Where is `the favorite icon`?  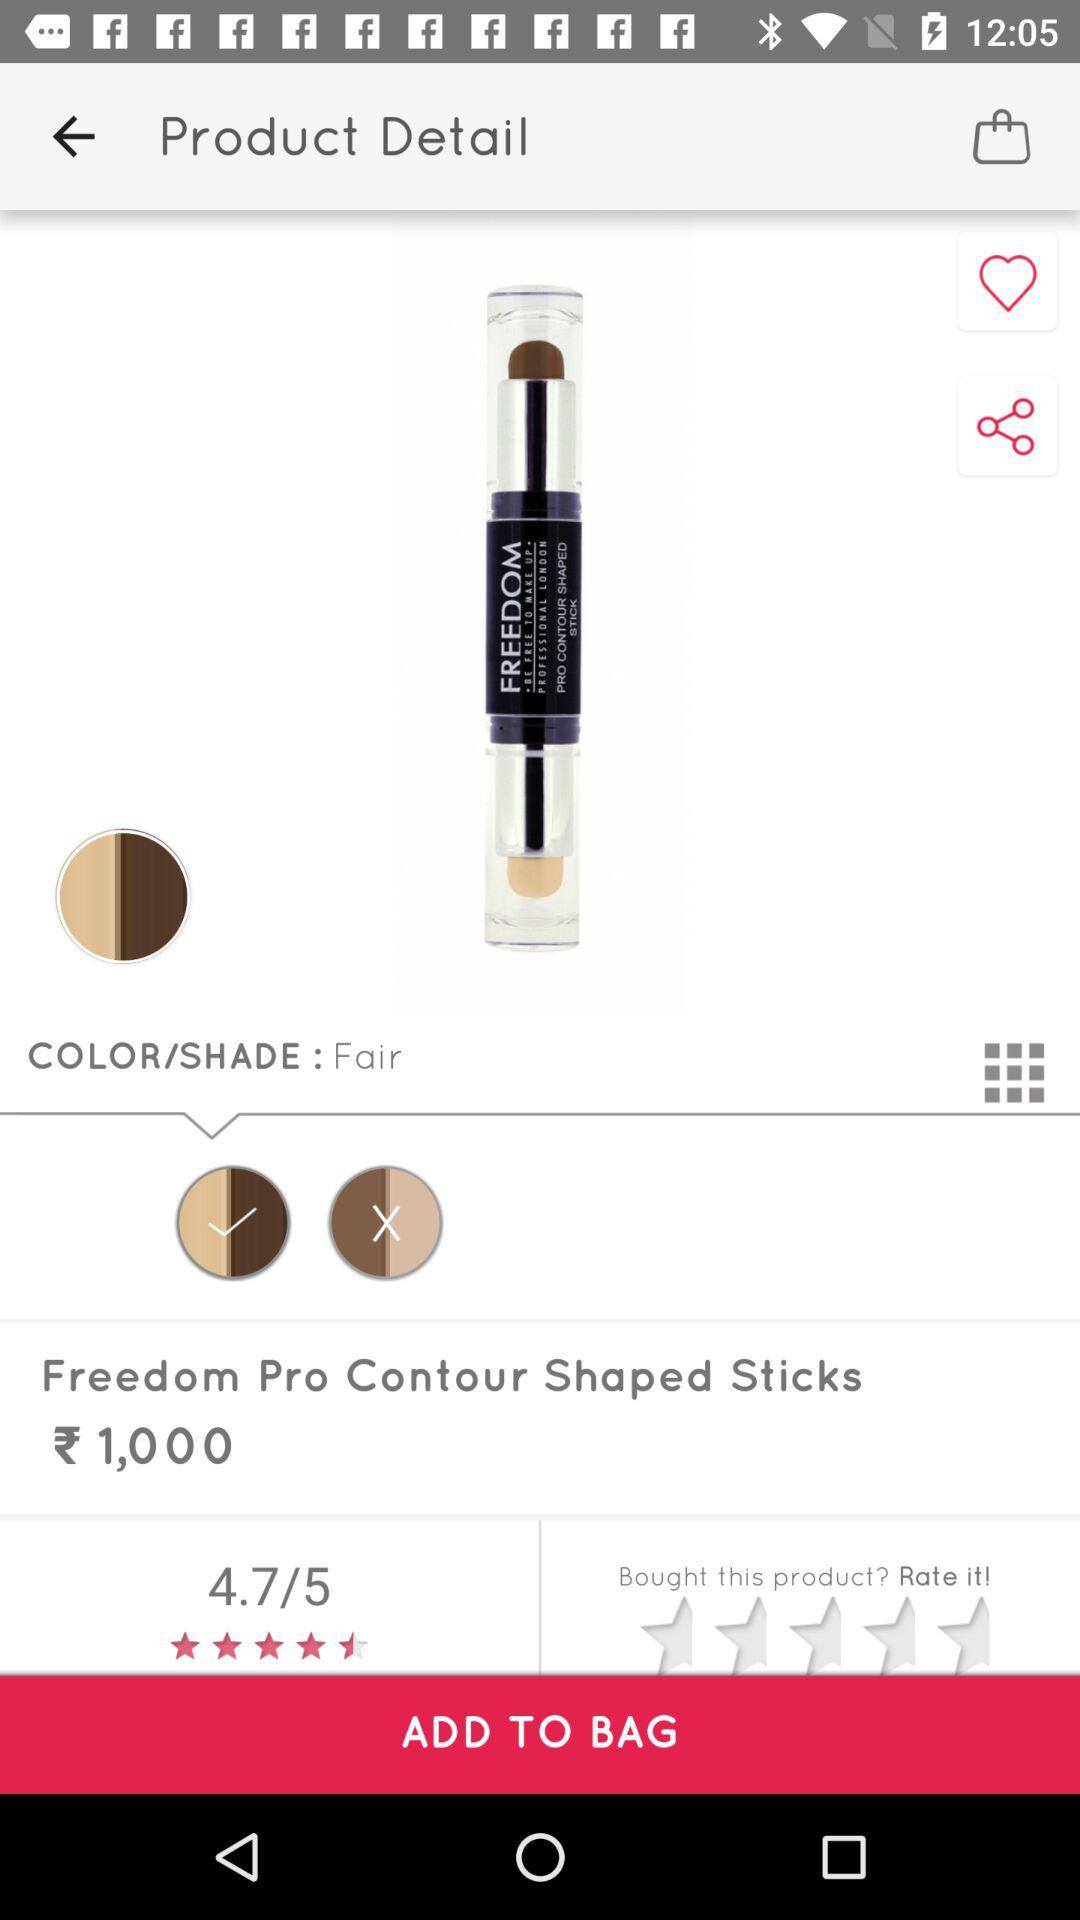 the favorite icon is located at coordinates (1007, 281).